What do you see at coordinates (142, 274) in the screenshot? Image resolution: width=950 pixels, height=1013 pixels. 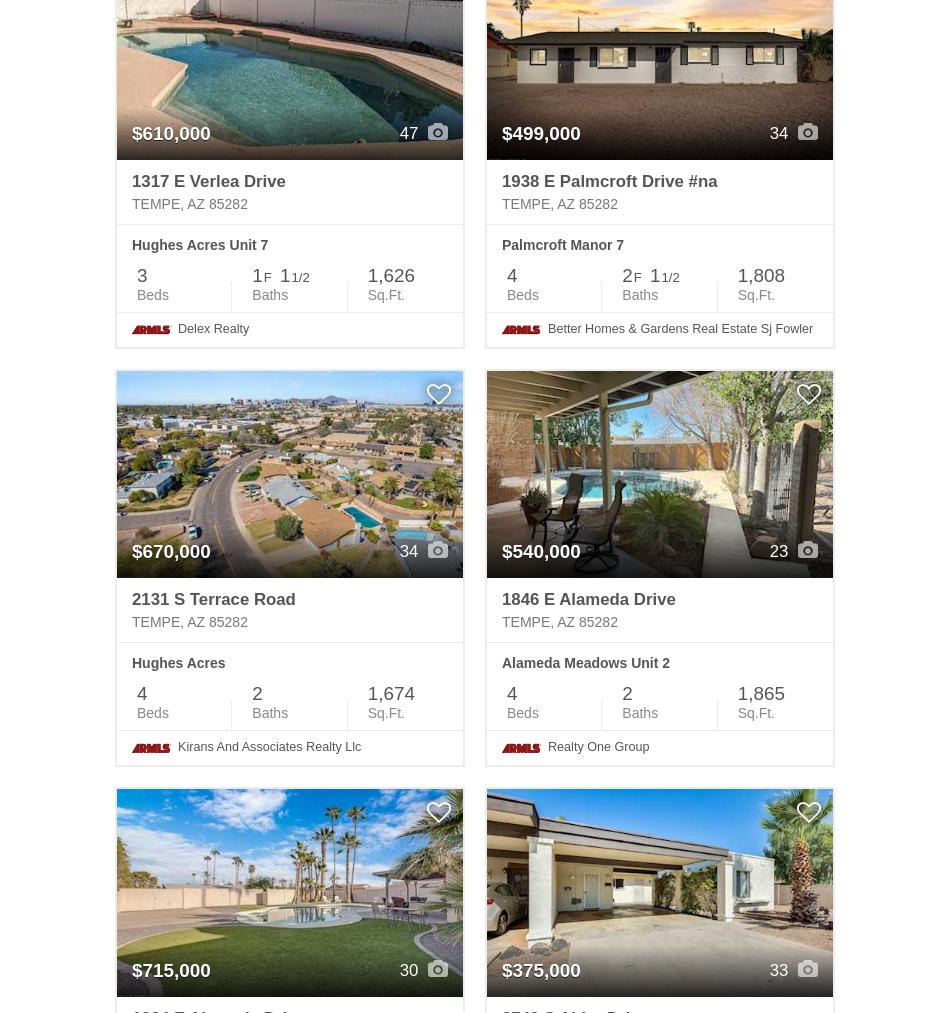 I see `'3'` at bounding box center [142, 274].